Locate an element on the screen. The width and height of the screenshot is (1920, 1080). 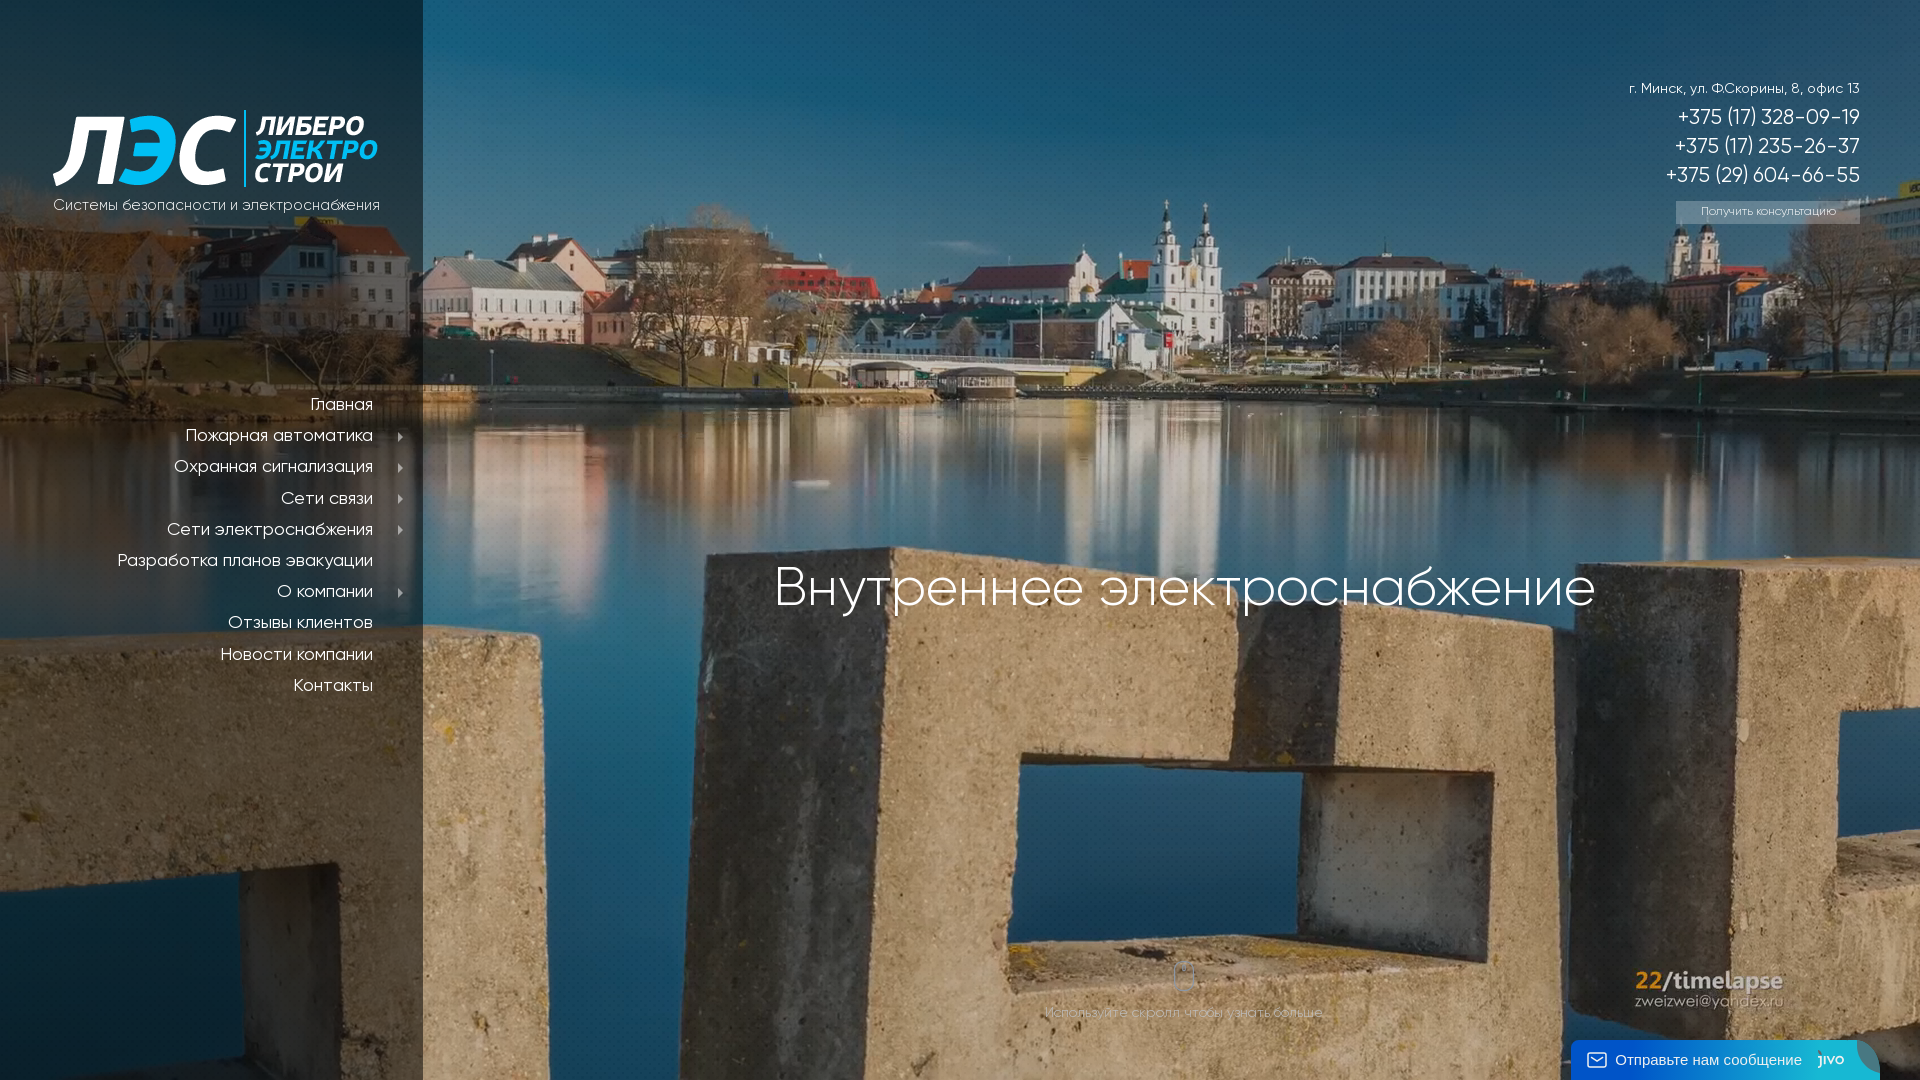
'+375 (17) 235-26-37' is located at coordinates (1767, 146).